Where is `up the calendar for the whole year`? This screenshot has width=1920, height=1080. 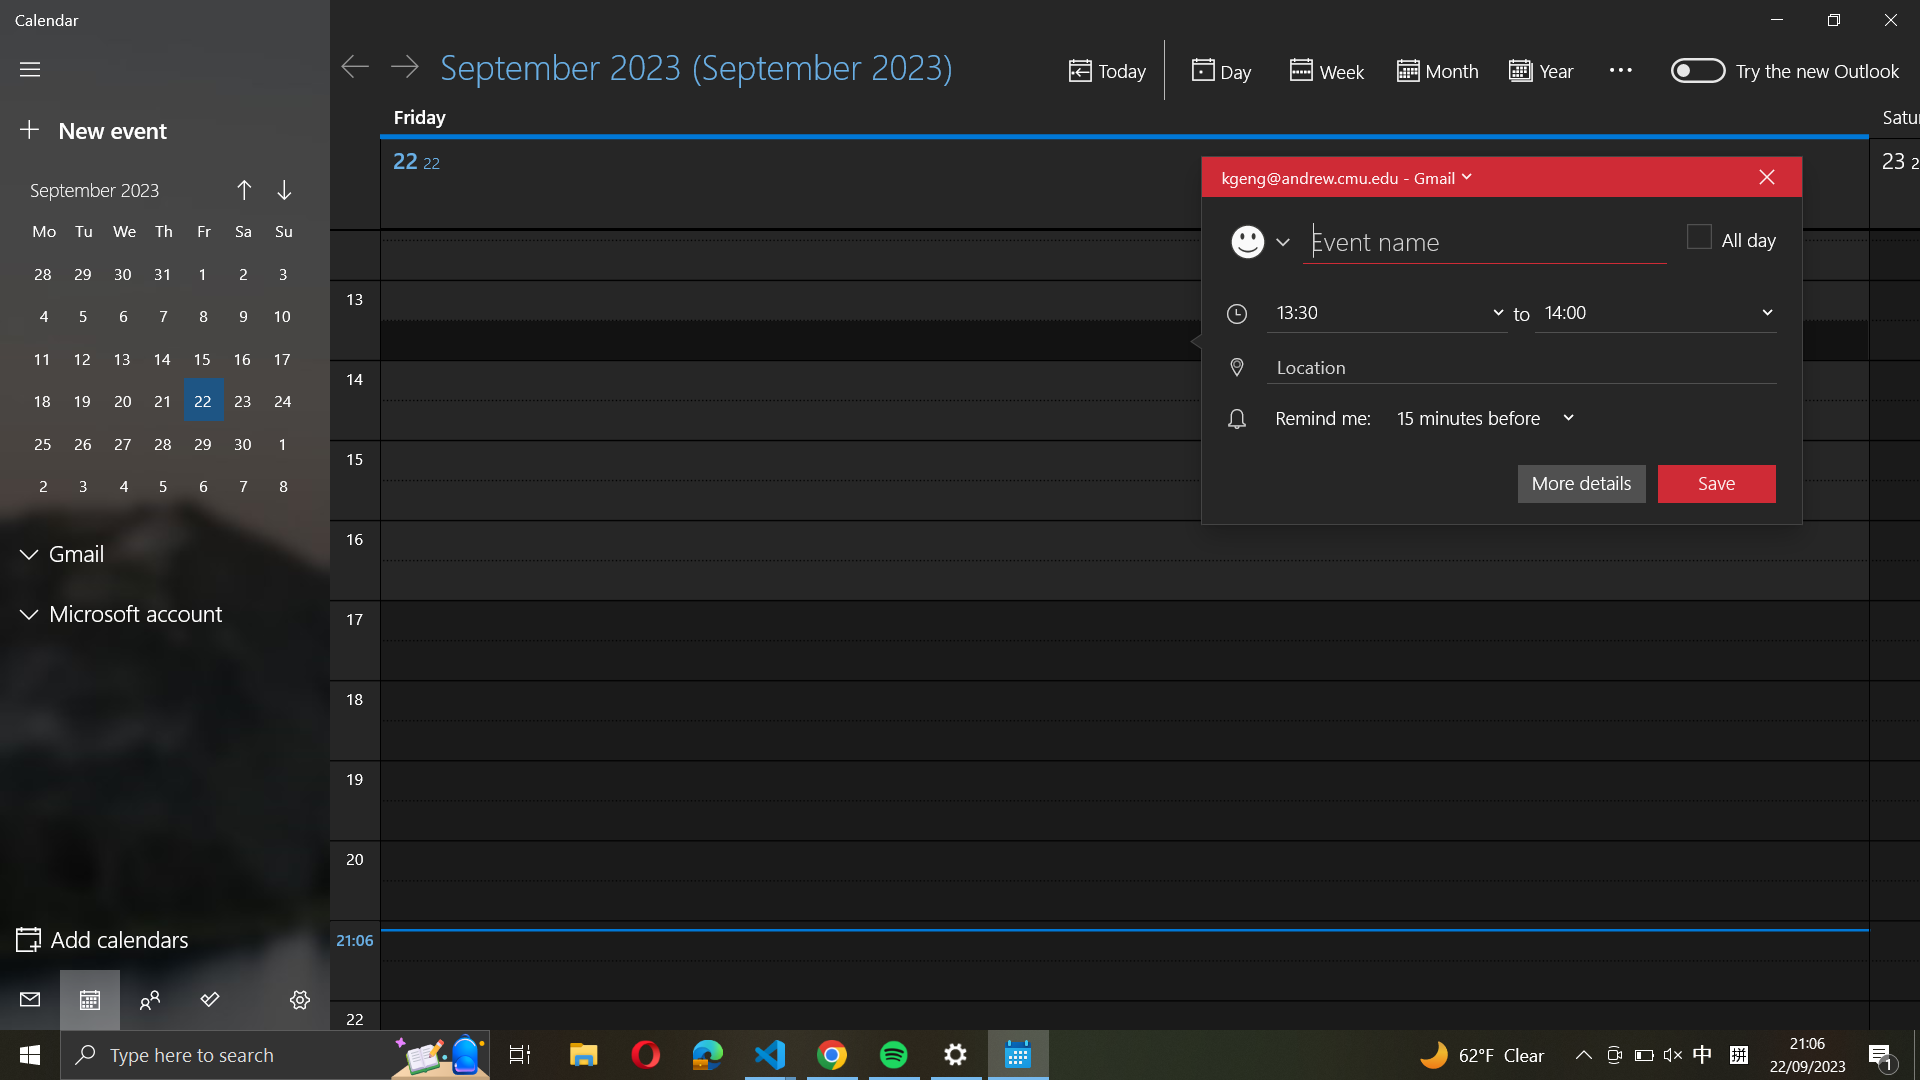 up the calendar for the whole year is located at coordinates (1545, 69).